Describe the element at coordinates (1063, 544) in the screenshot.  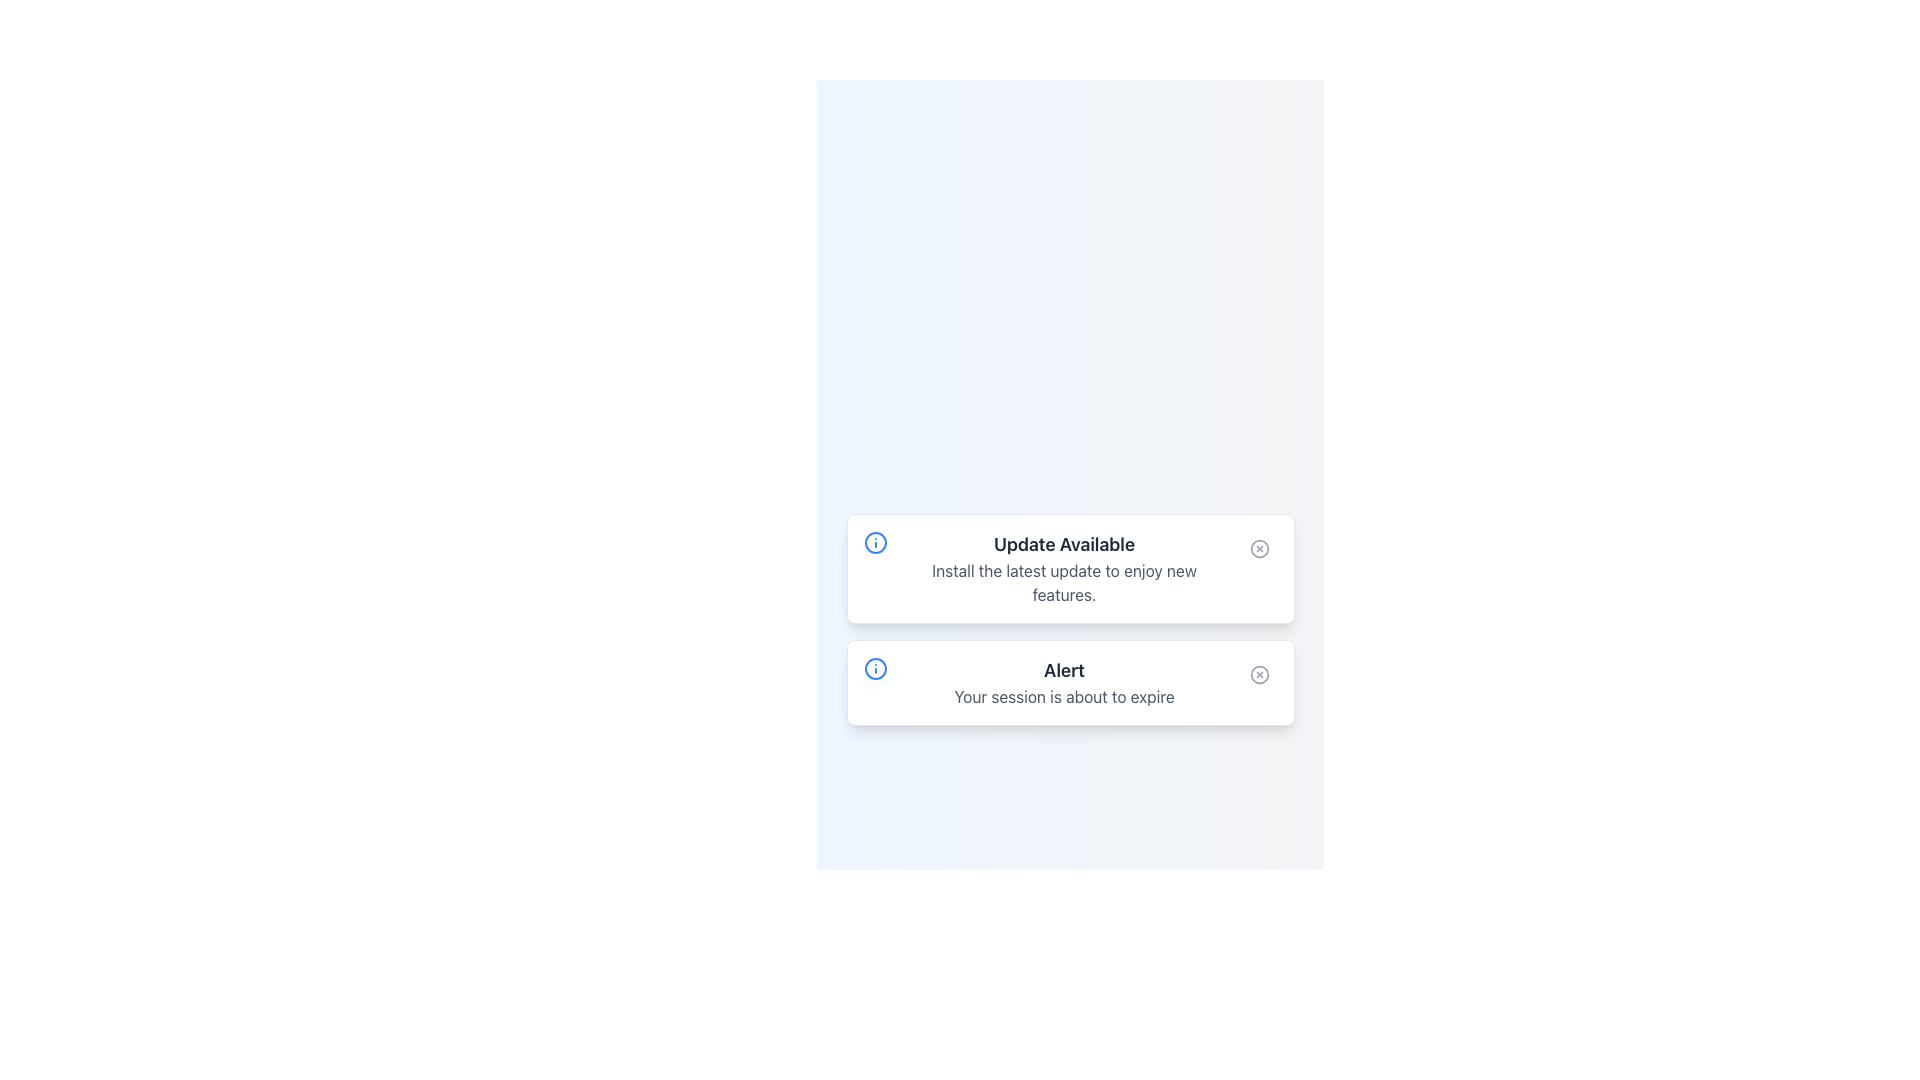
I see `the 'Update Available' text label, which is bold and dark gray, located at the top-center of the notification card` at that location.